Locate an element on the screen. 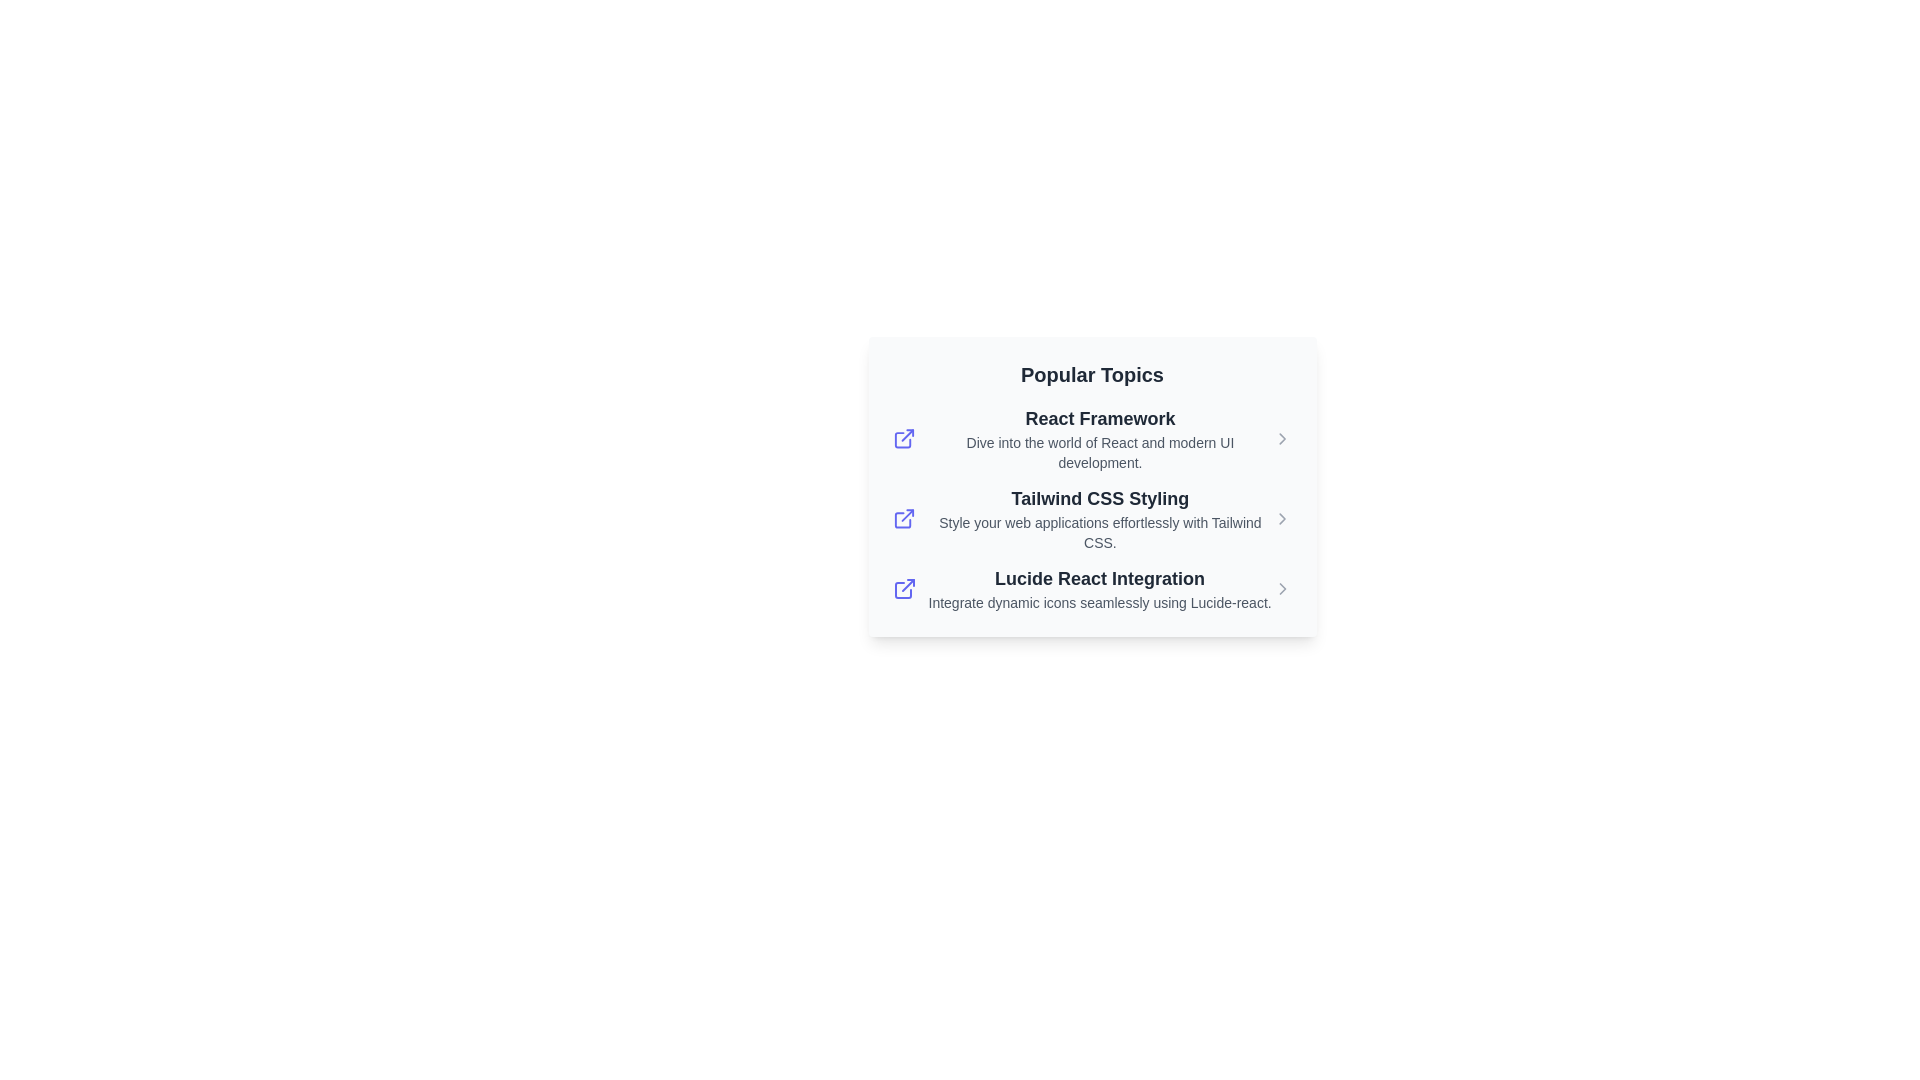 The width and height of the screenshot is (1920, 1080). the interactive card titled 'Tailwind CSS Styling' is located at coordinates (1091, 518).